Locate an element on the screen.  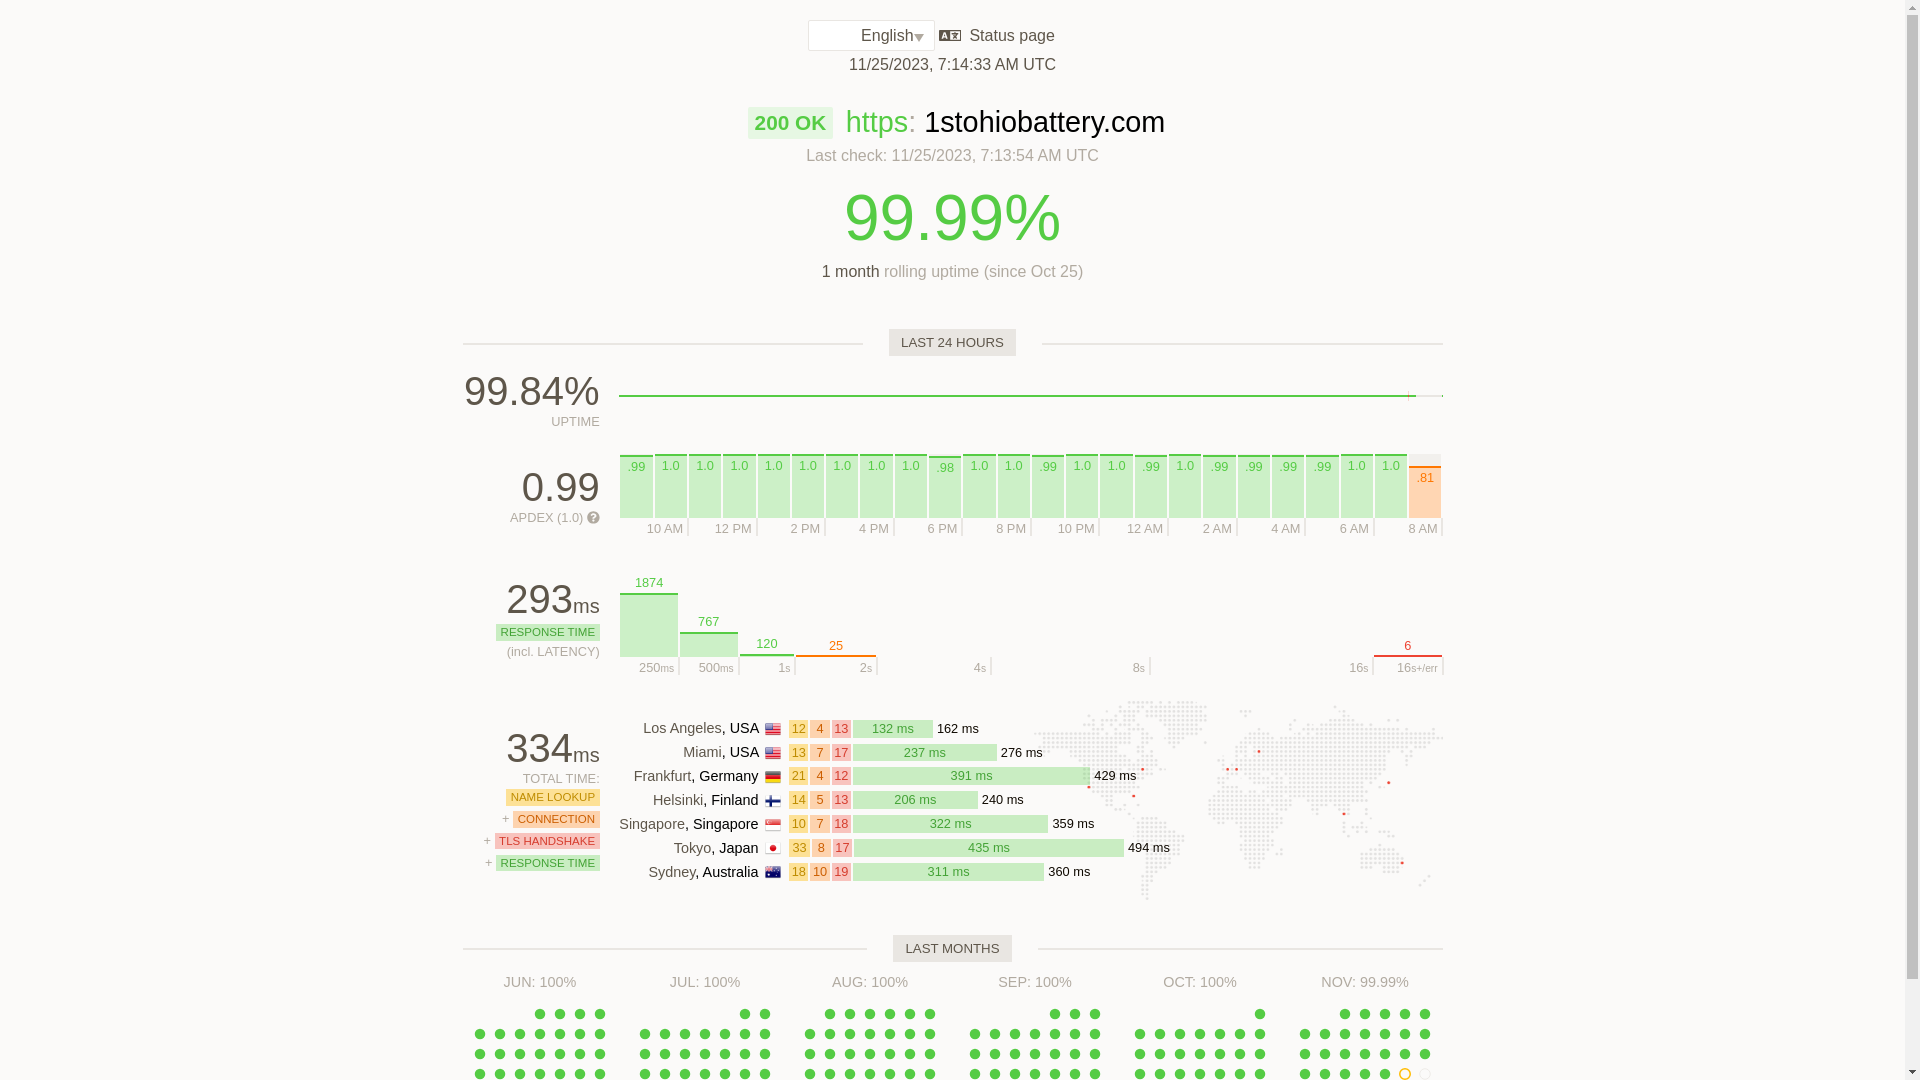
'<small>Aug 07:</small> No downtime' is located at coordinates (810, 1033).